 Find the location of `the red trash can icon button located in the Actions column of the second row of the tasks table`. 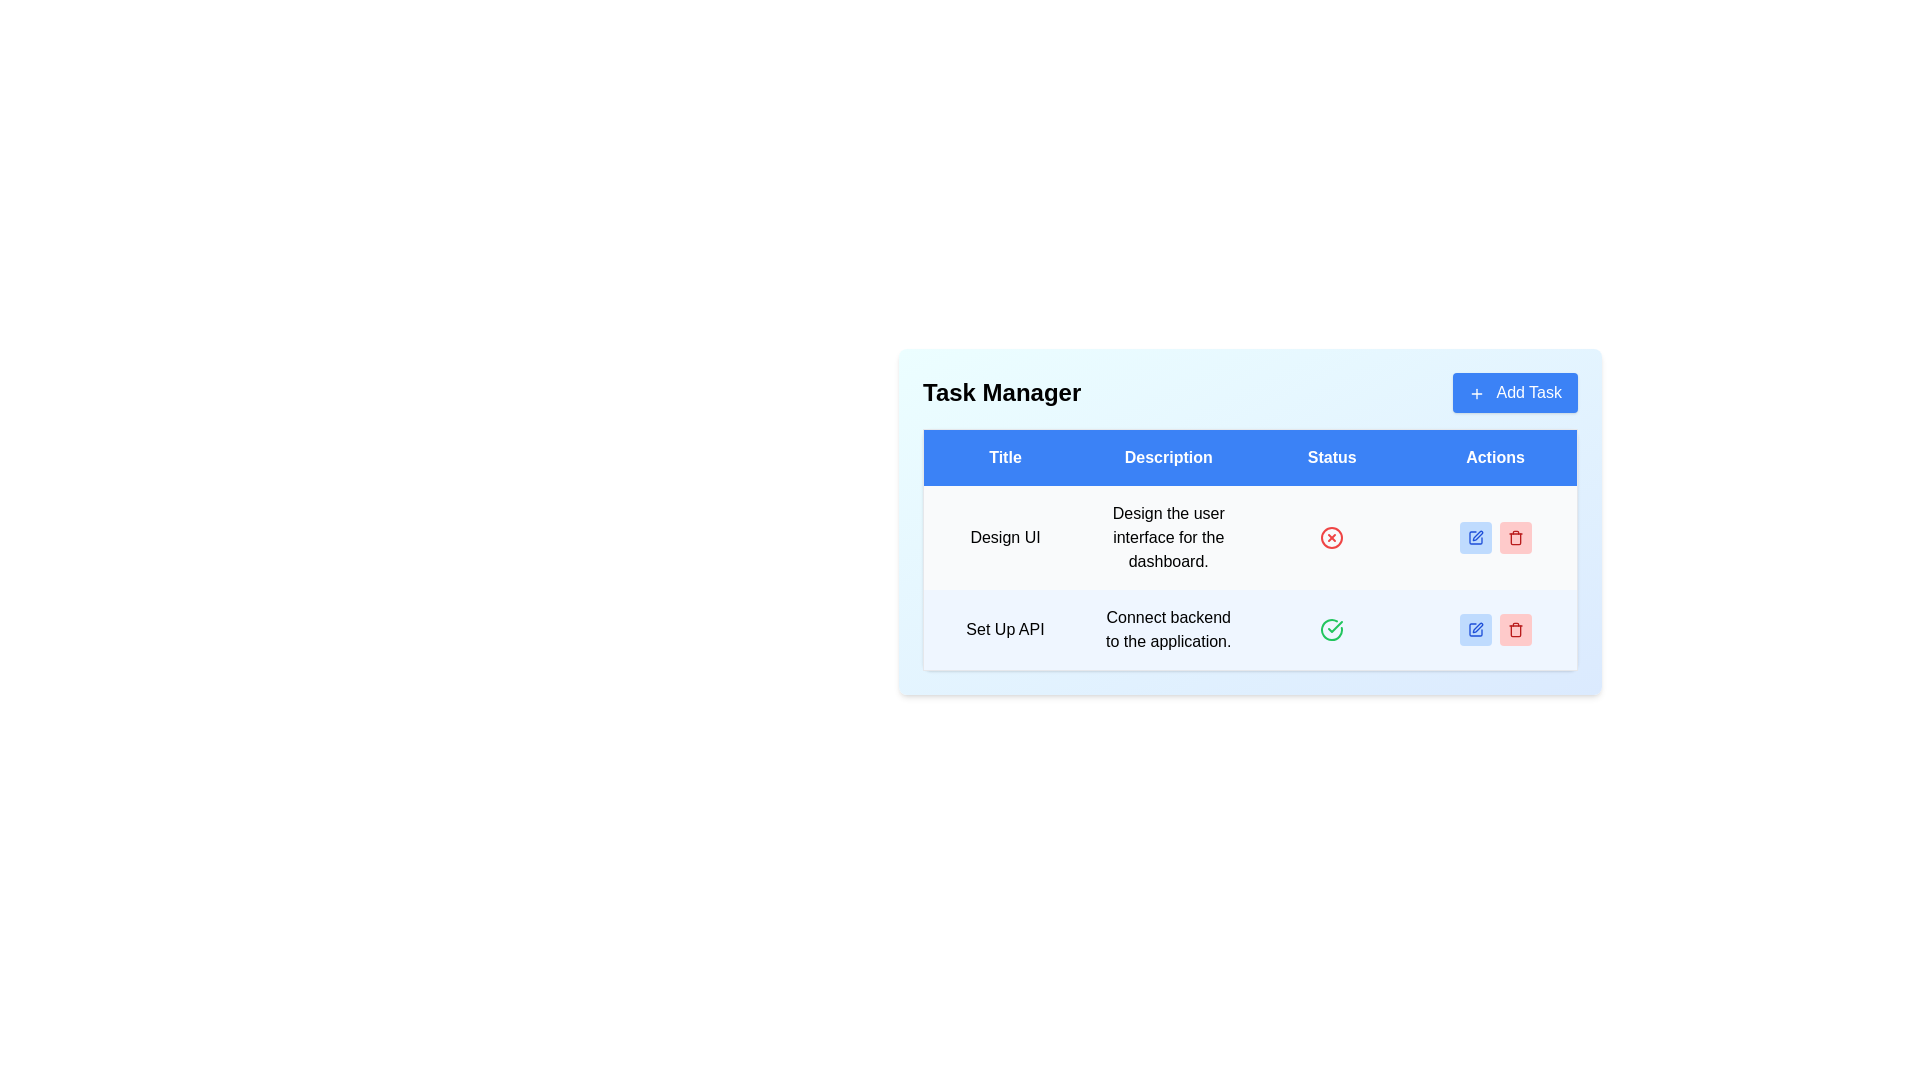

the red trash can icon button located in the Actions column of the second row of the tasks table is located at coordinates (1515, 628).